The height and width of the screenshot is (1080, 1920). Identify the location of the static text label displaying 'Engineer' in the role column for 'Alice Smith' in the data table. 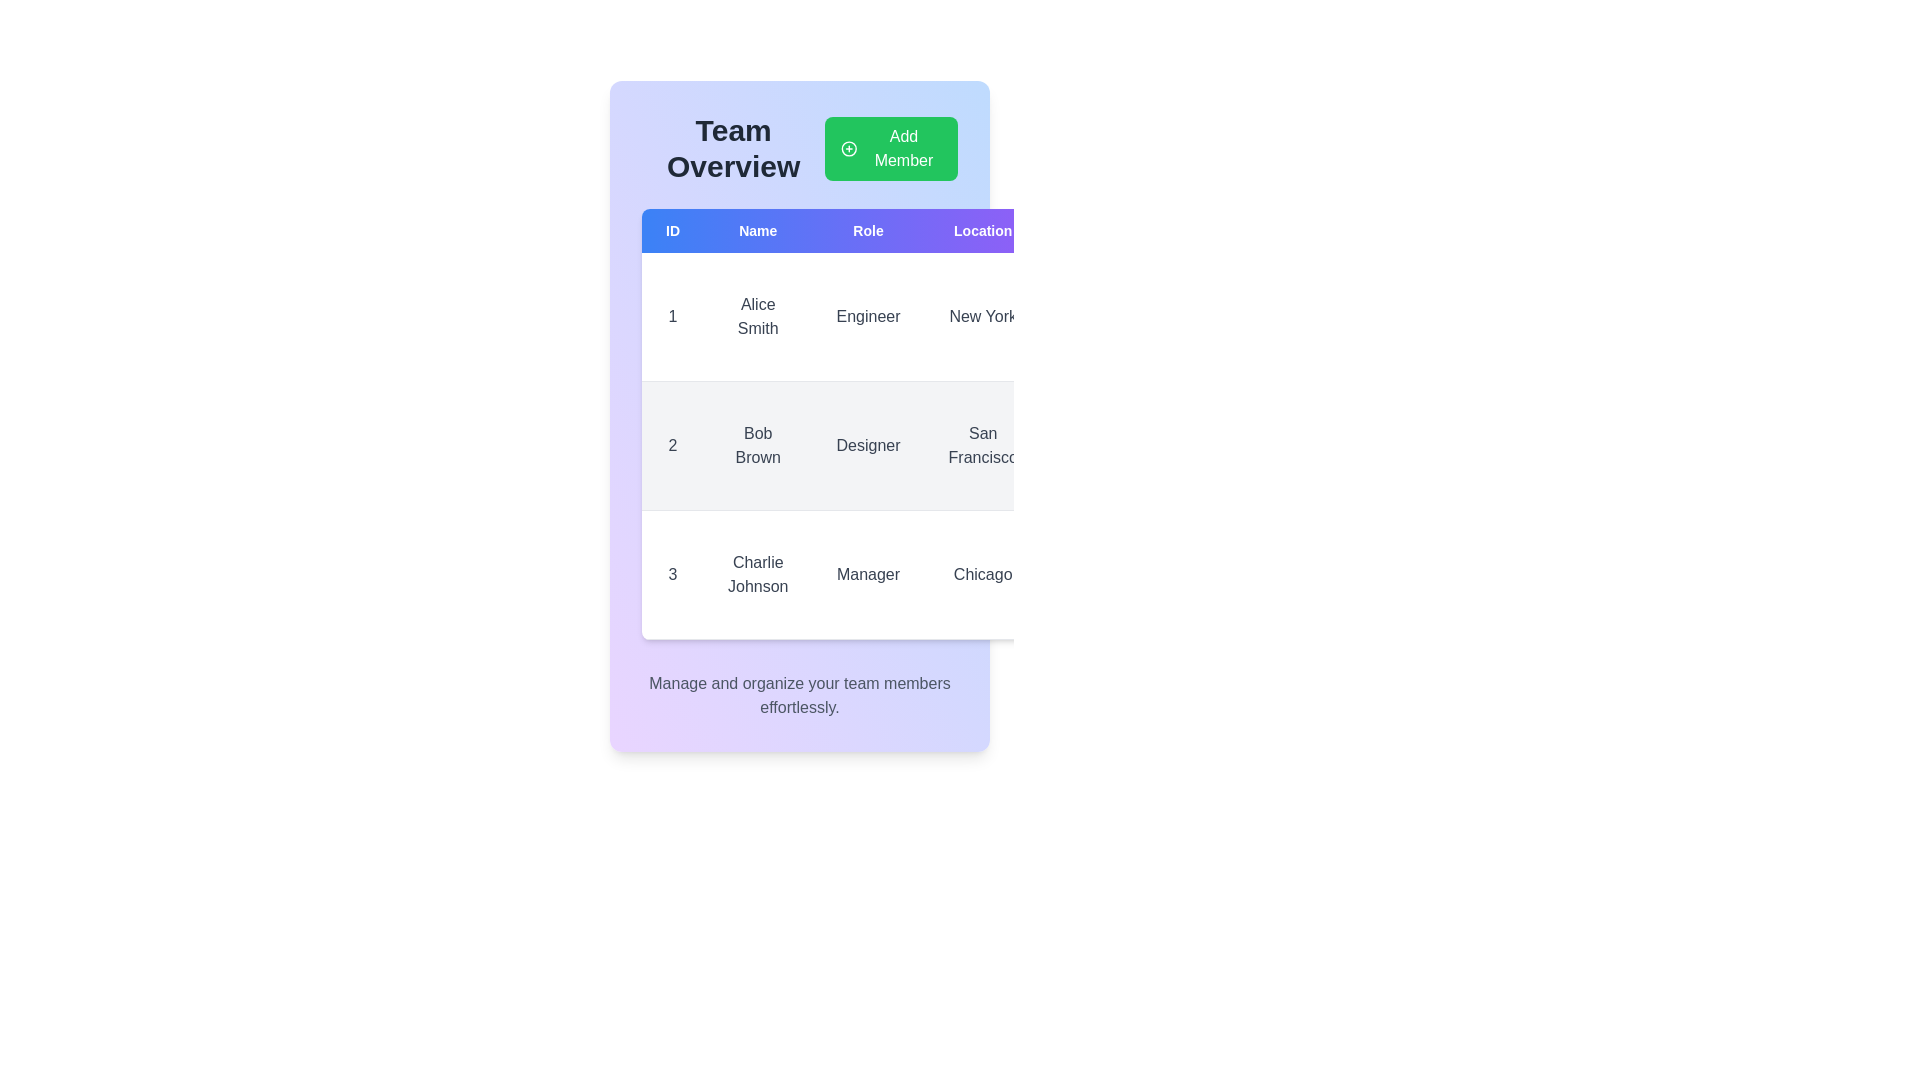
(868, 316).